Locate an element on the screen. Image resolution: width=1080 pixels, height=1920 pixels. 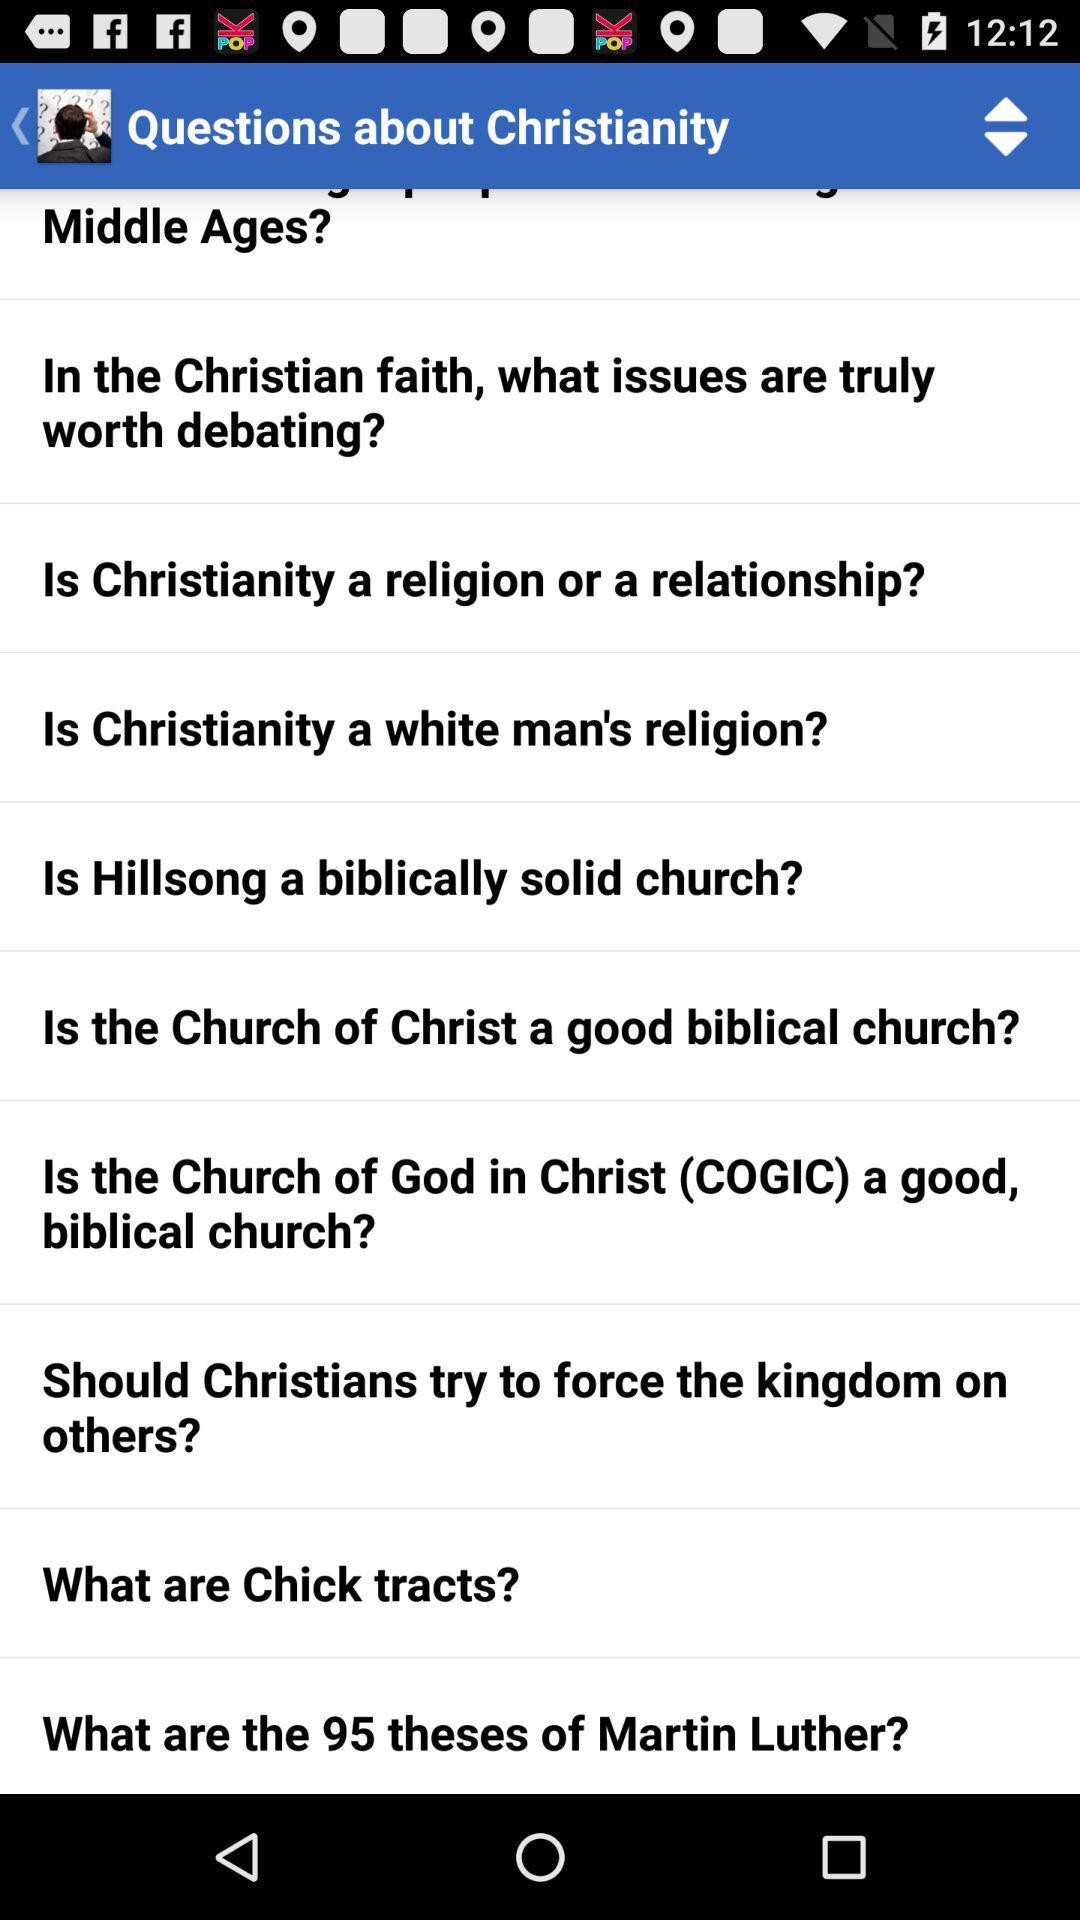
item next to the questions about christianity item is located at coordinates (1006, 124).